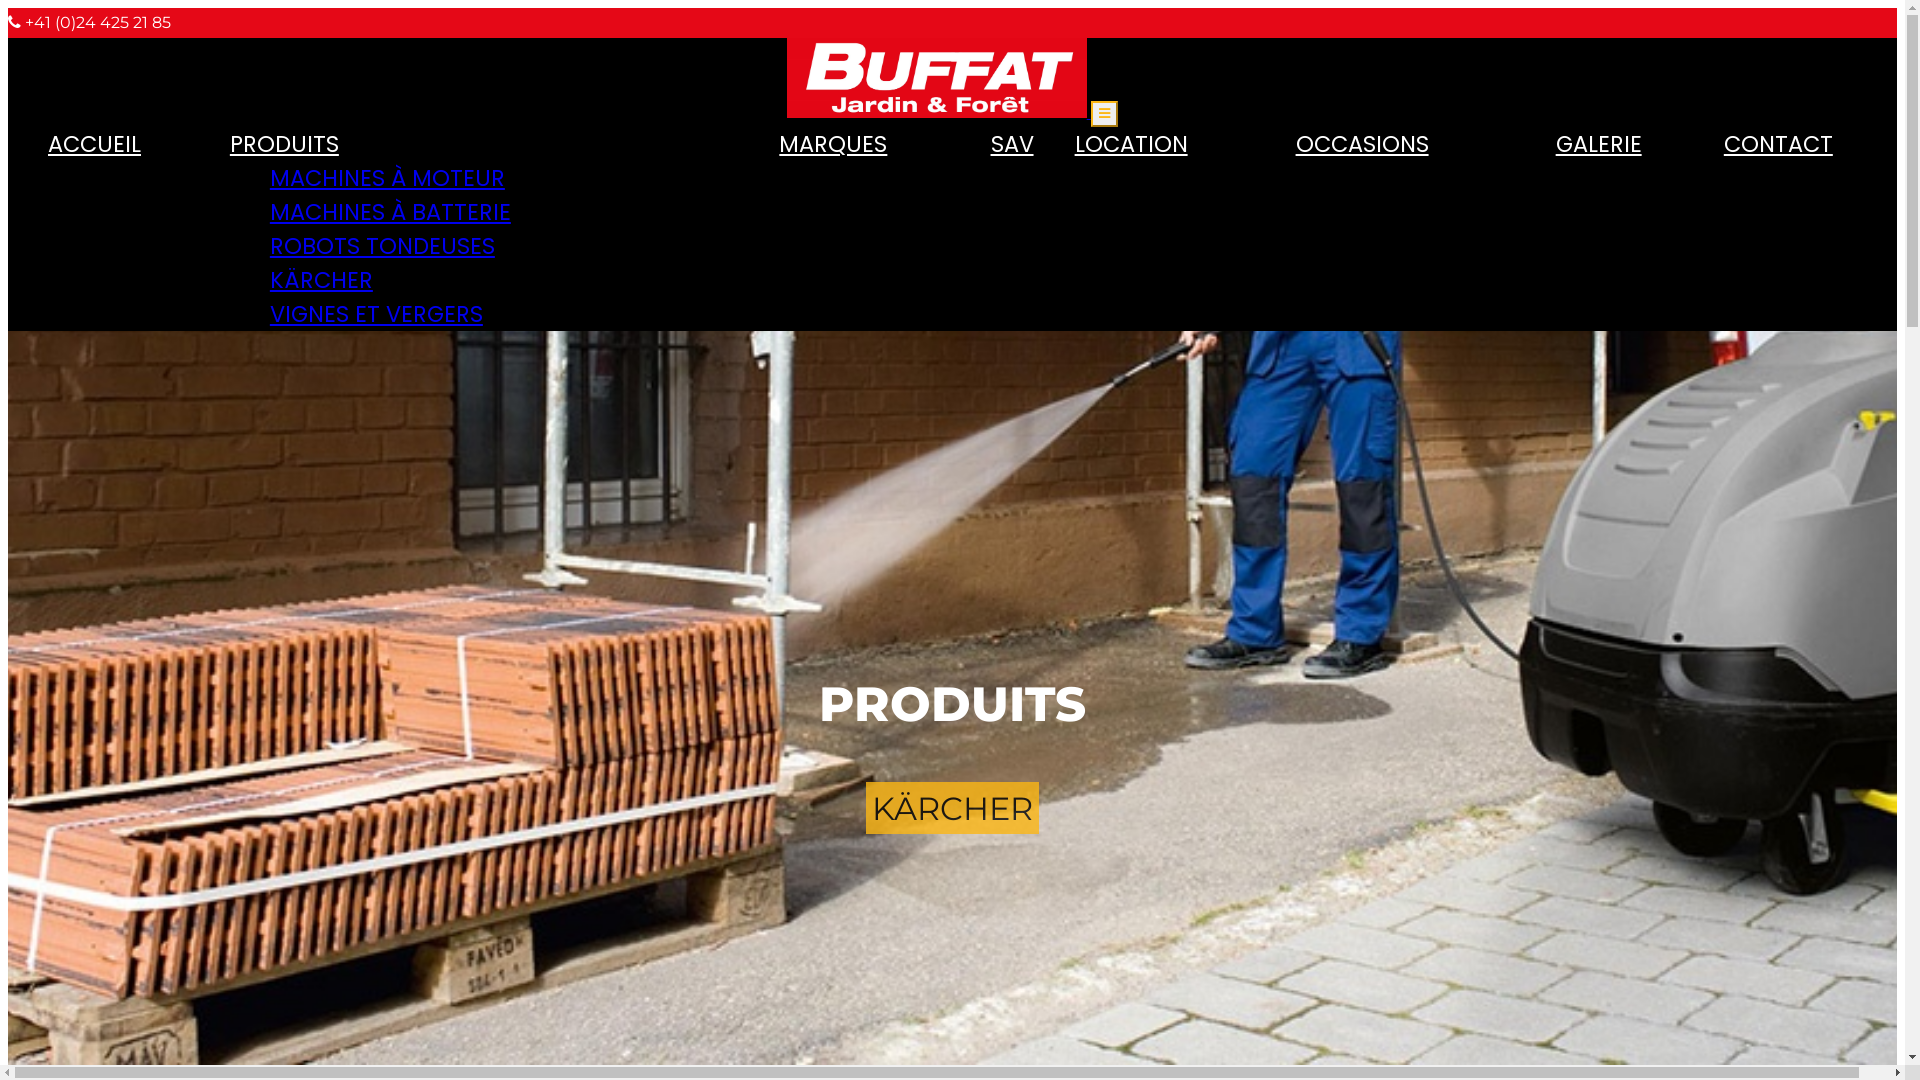 This screenshot has width=1920, height=1080. Describe the element at coordinates (376, 313) in the screenshot. I see `'VIGNES ET VERGERS'` at that location.